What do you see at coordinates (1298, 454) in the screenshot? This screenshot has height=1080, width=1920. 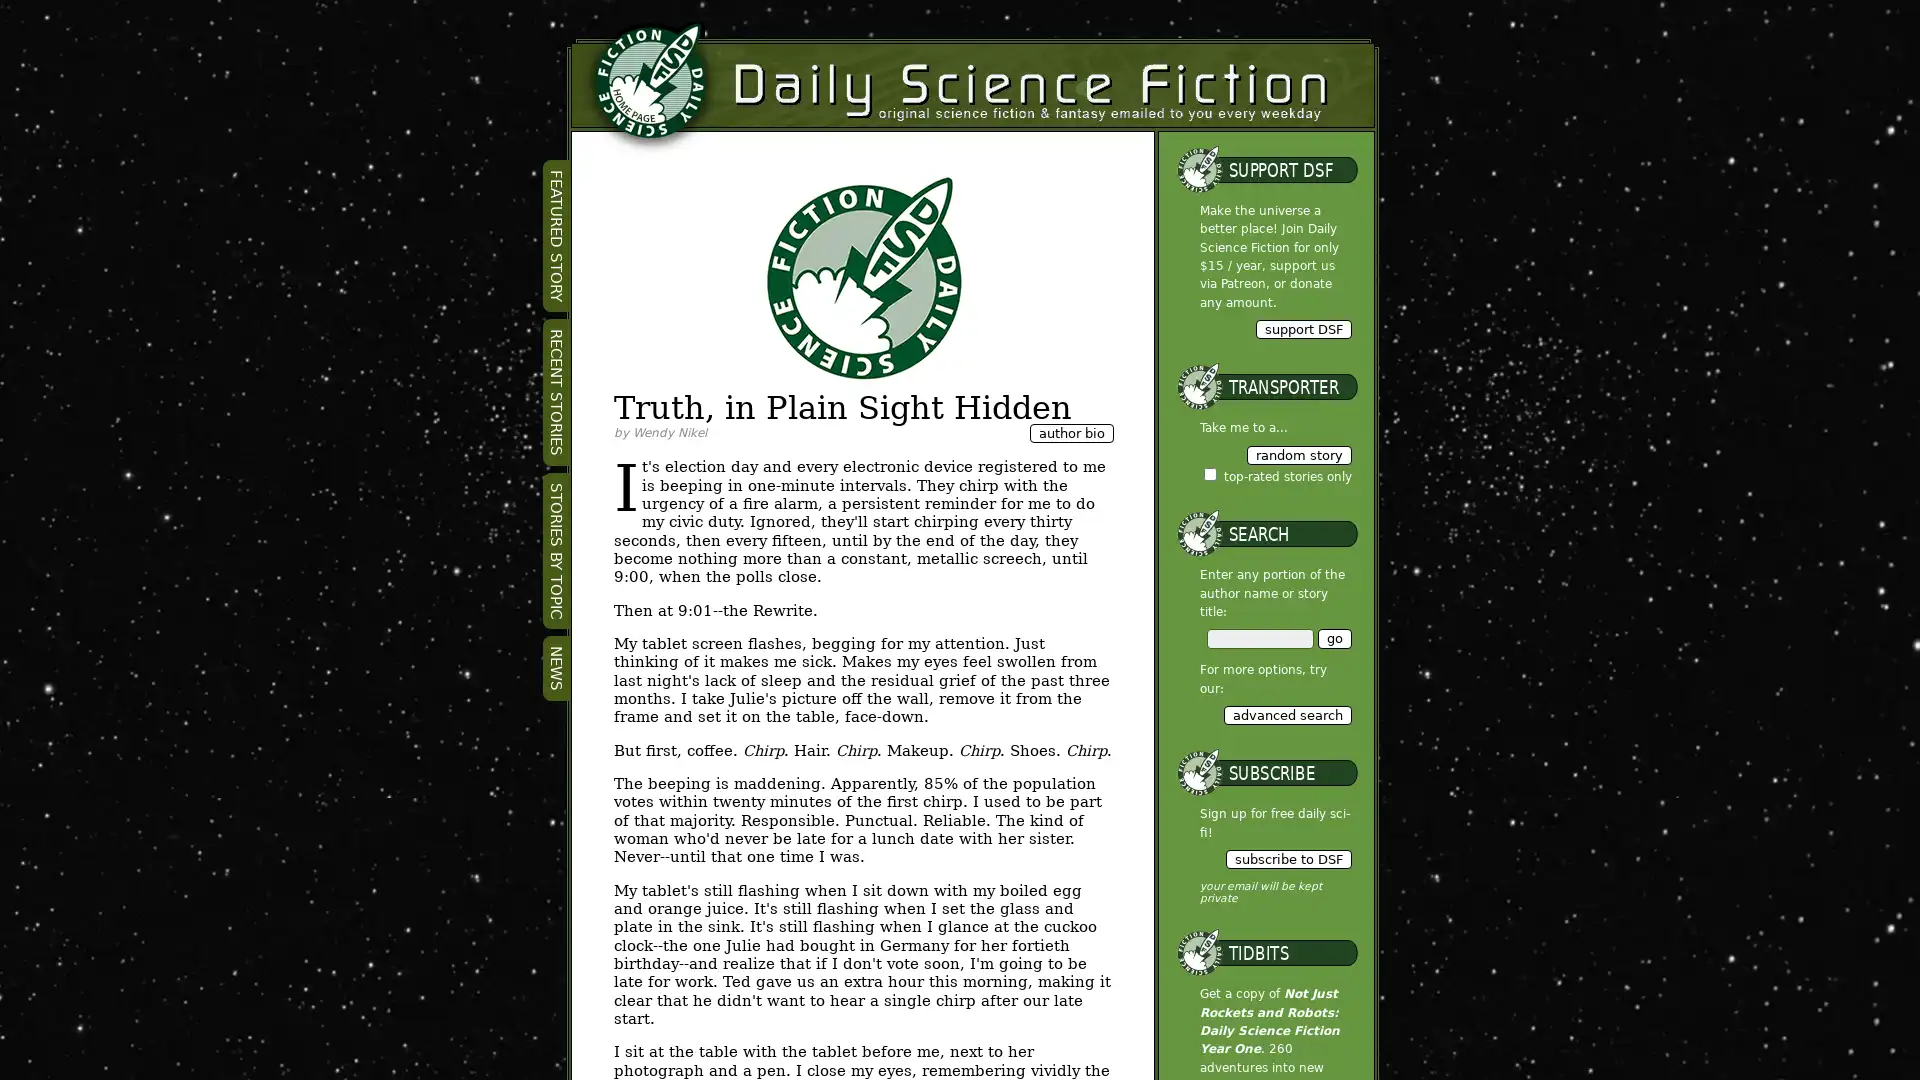 I see `random story` at bounding box center [1298, 454].